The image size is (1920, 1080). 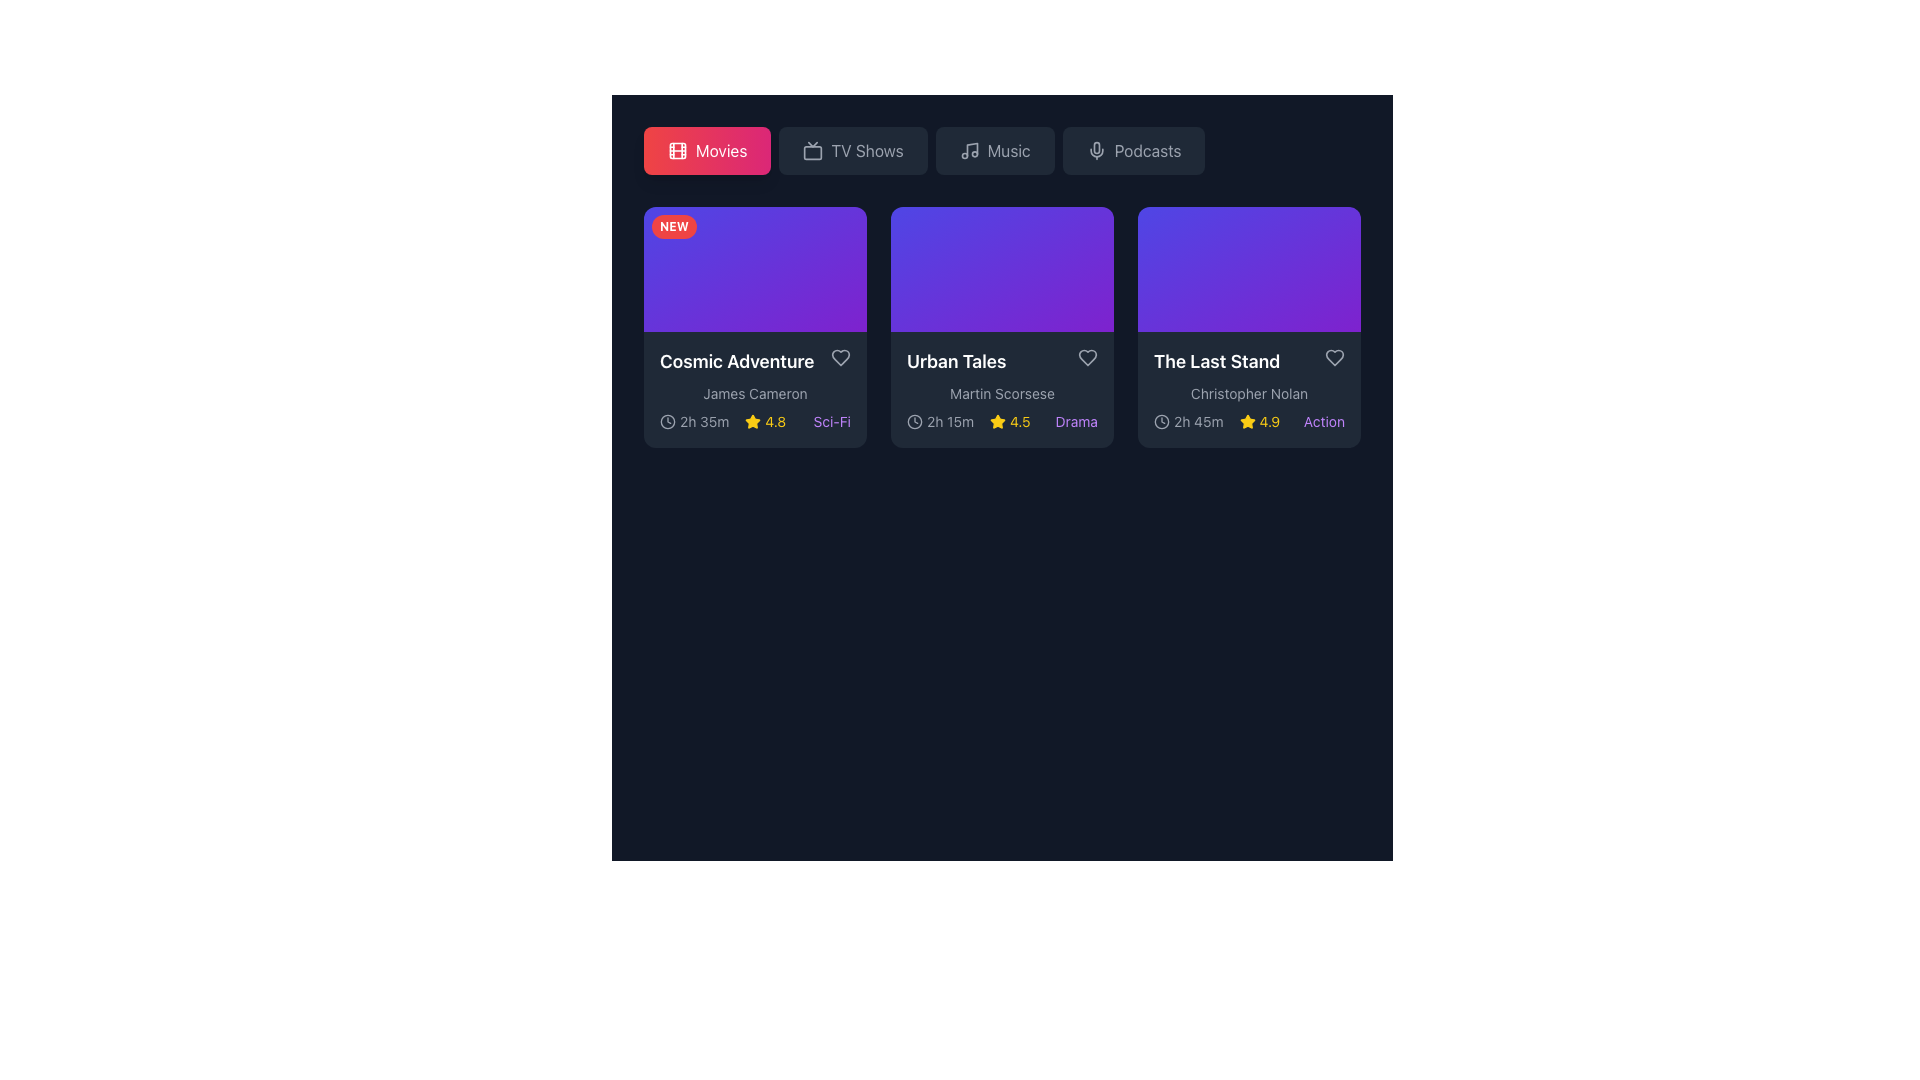 I want to click on the Text label displaying the director's name for the movie 'Urban Tales', located beneath the title and above the duration and rating information, so click(x=1002, y=394).